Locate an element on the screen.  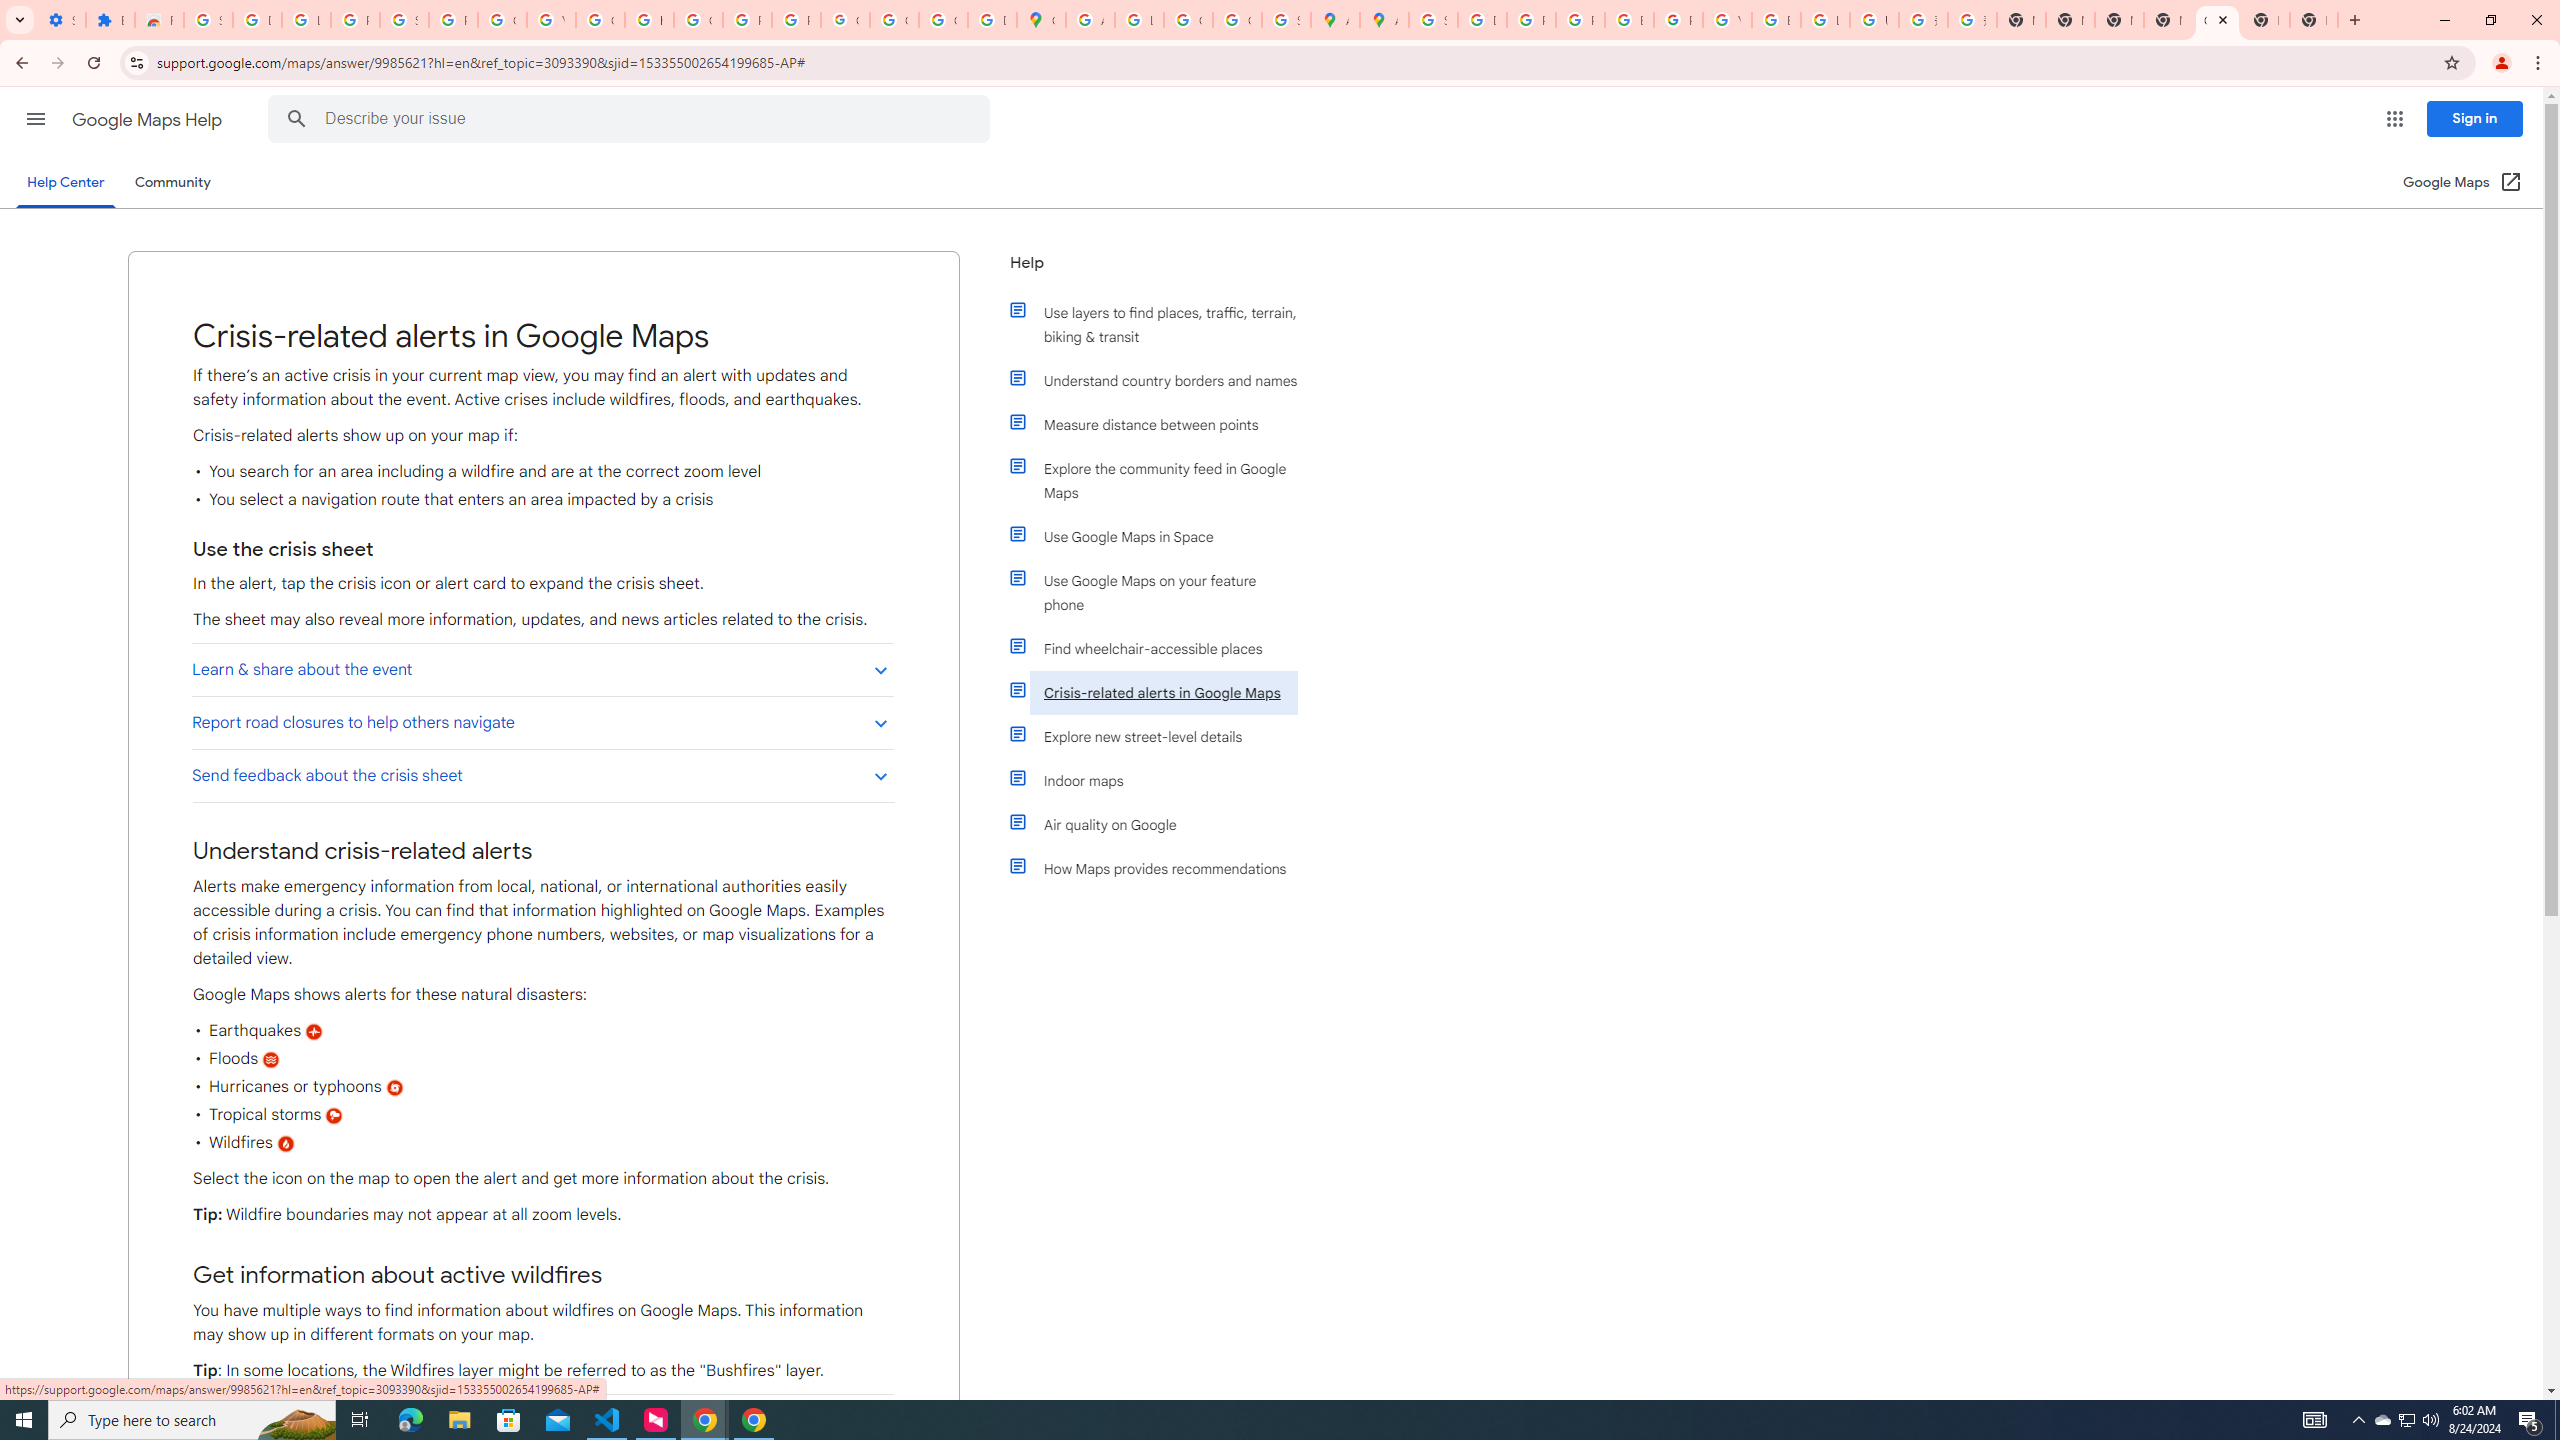
'Air quality on Google' is located at coordinates (1162, 824).